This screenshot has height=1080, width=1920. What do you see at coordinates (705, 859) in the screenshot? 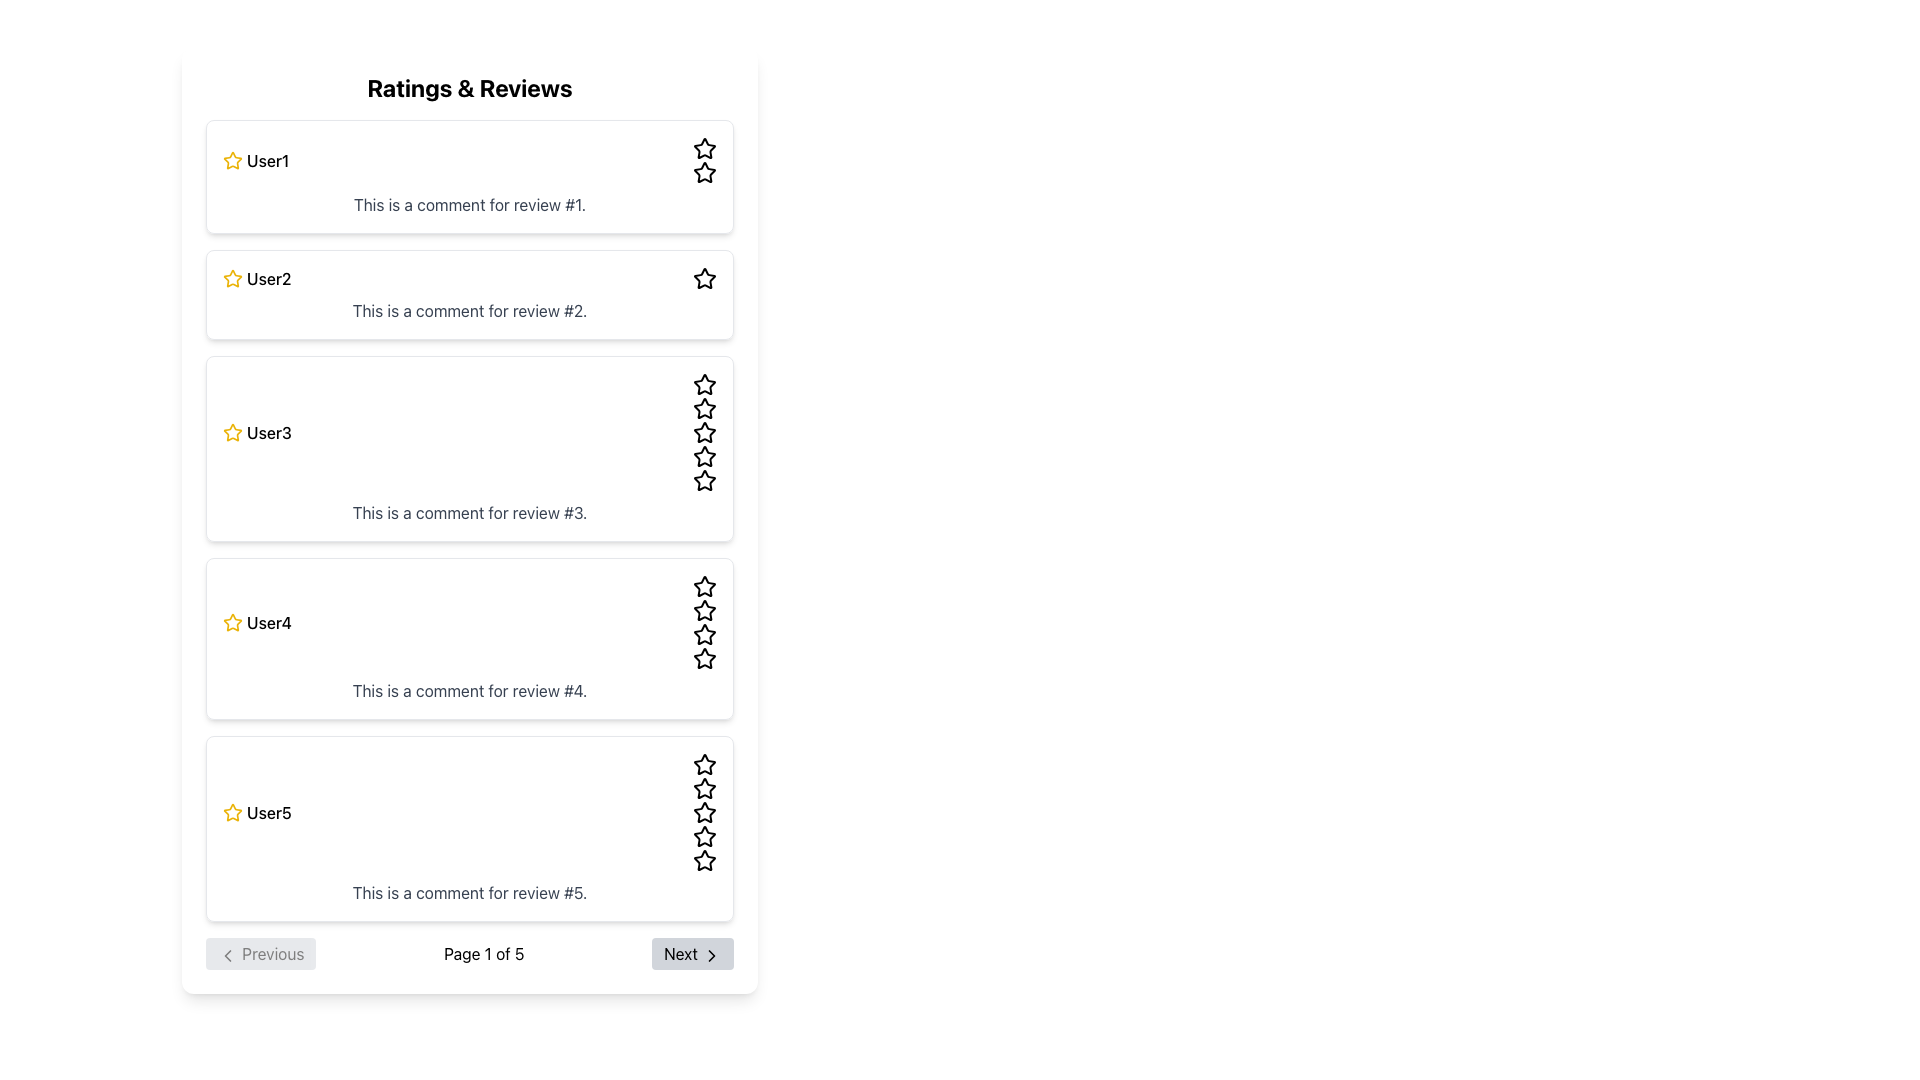
I see `the fifth star icon in the rating system associated with 'User5's' review` at bounding box center [705, 859].